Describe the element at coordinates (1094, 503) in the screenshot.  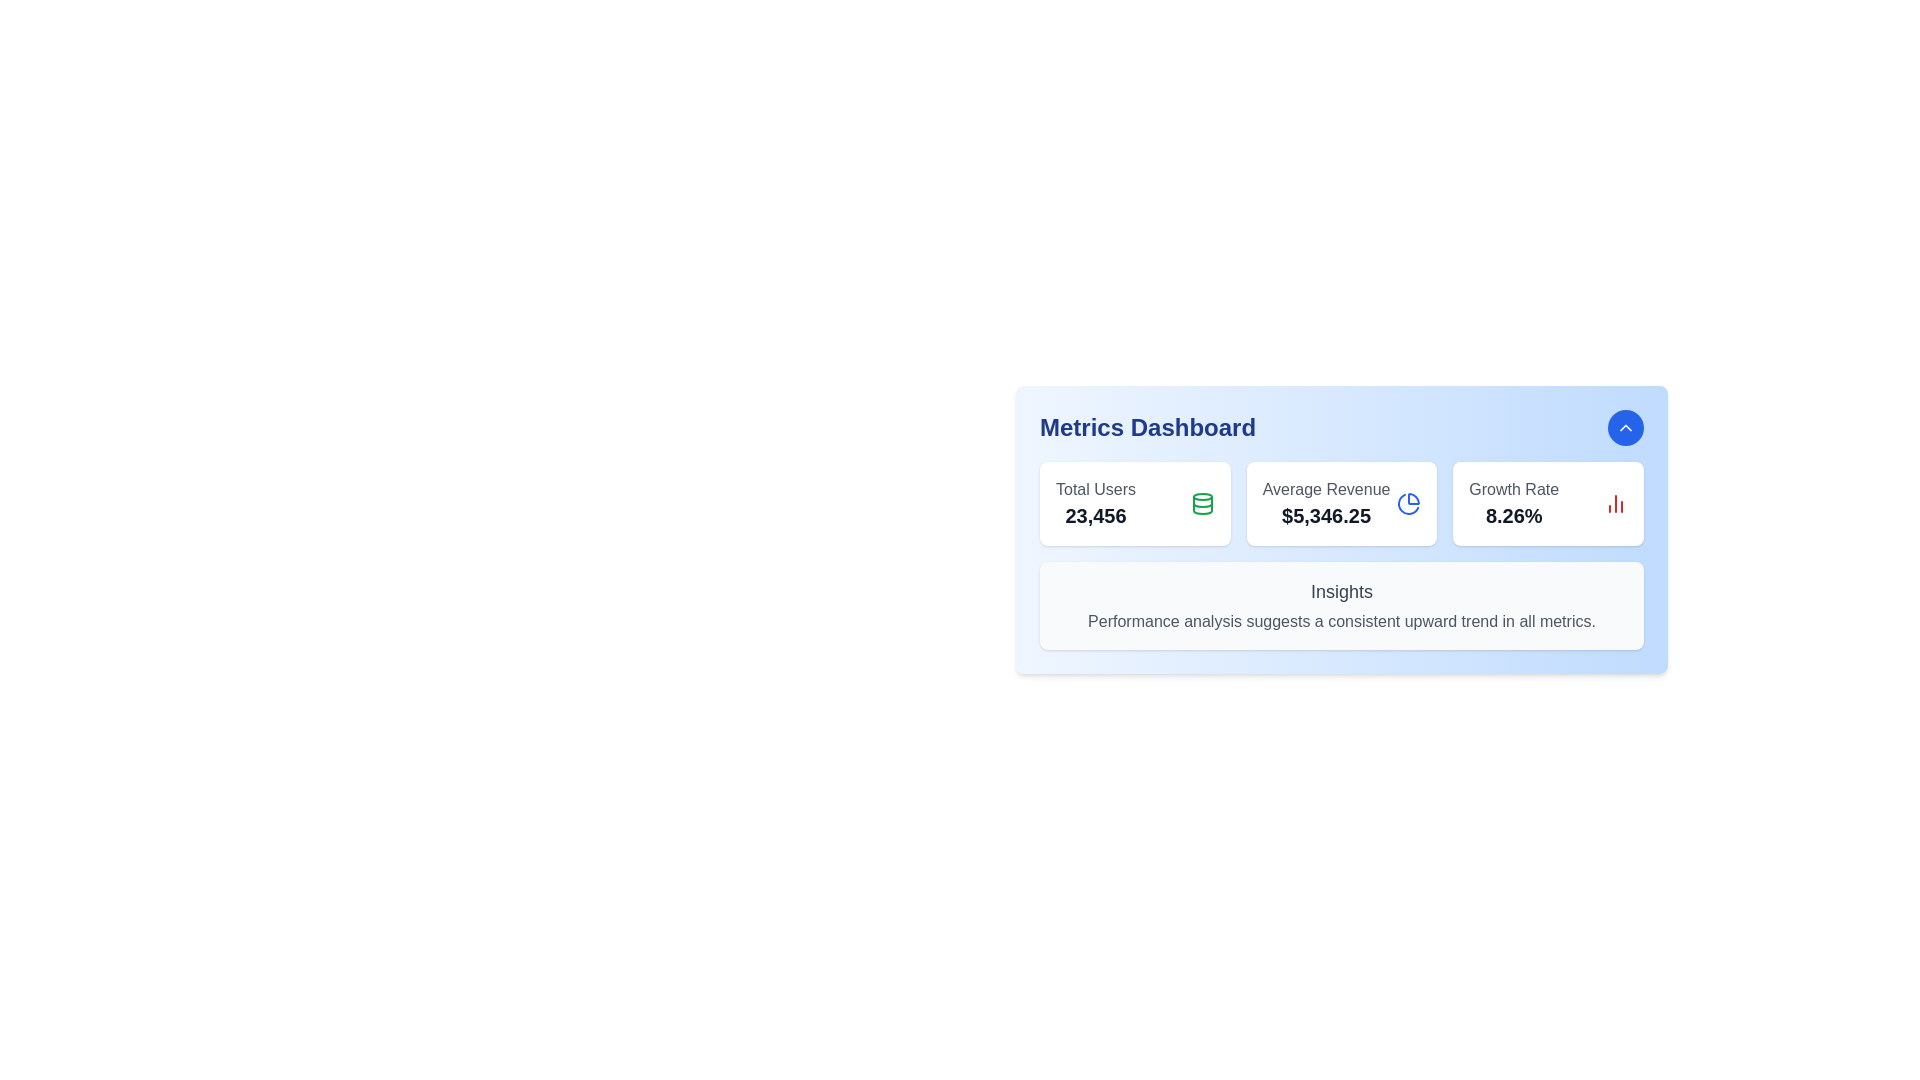
I see `the text label displaying 'Total Users' and '23,456' in the top-left corner of the white card in the 'Metrics Dashboard' section` at that location.